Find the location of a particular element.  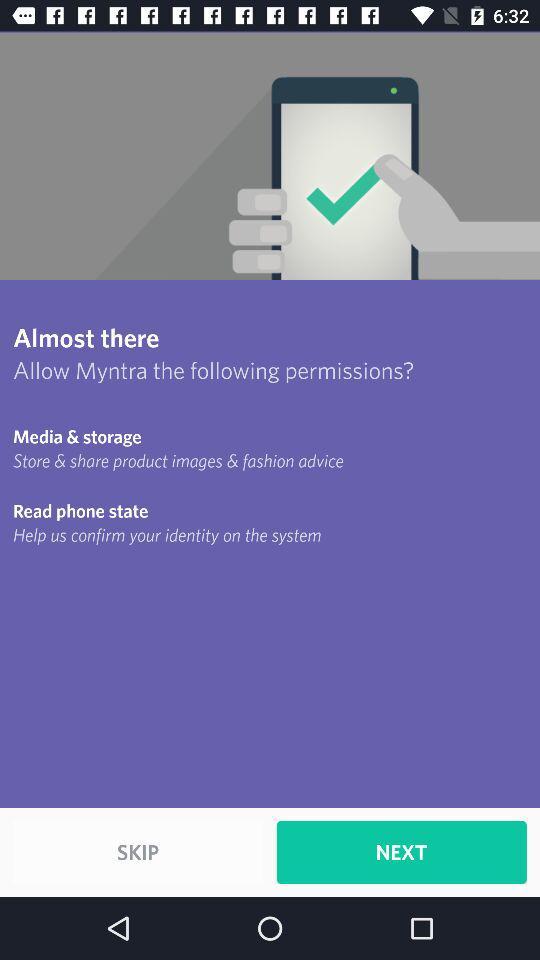

skip at the bottom left corner is located at coordinates (137, 851).